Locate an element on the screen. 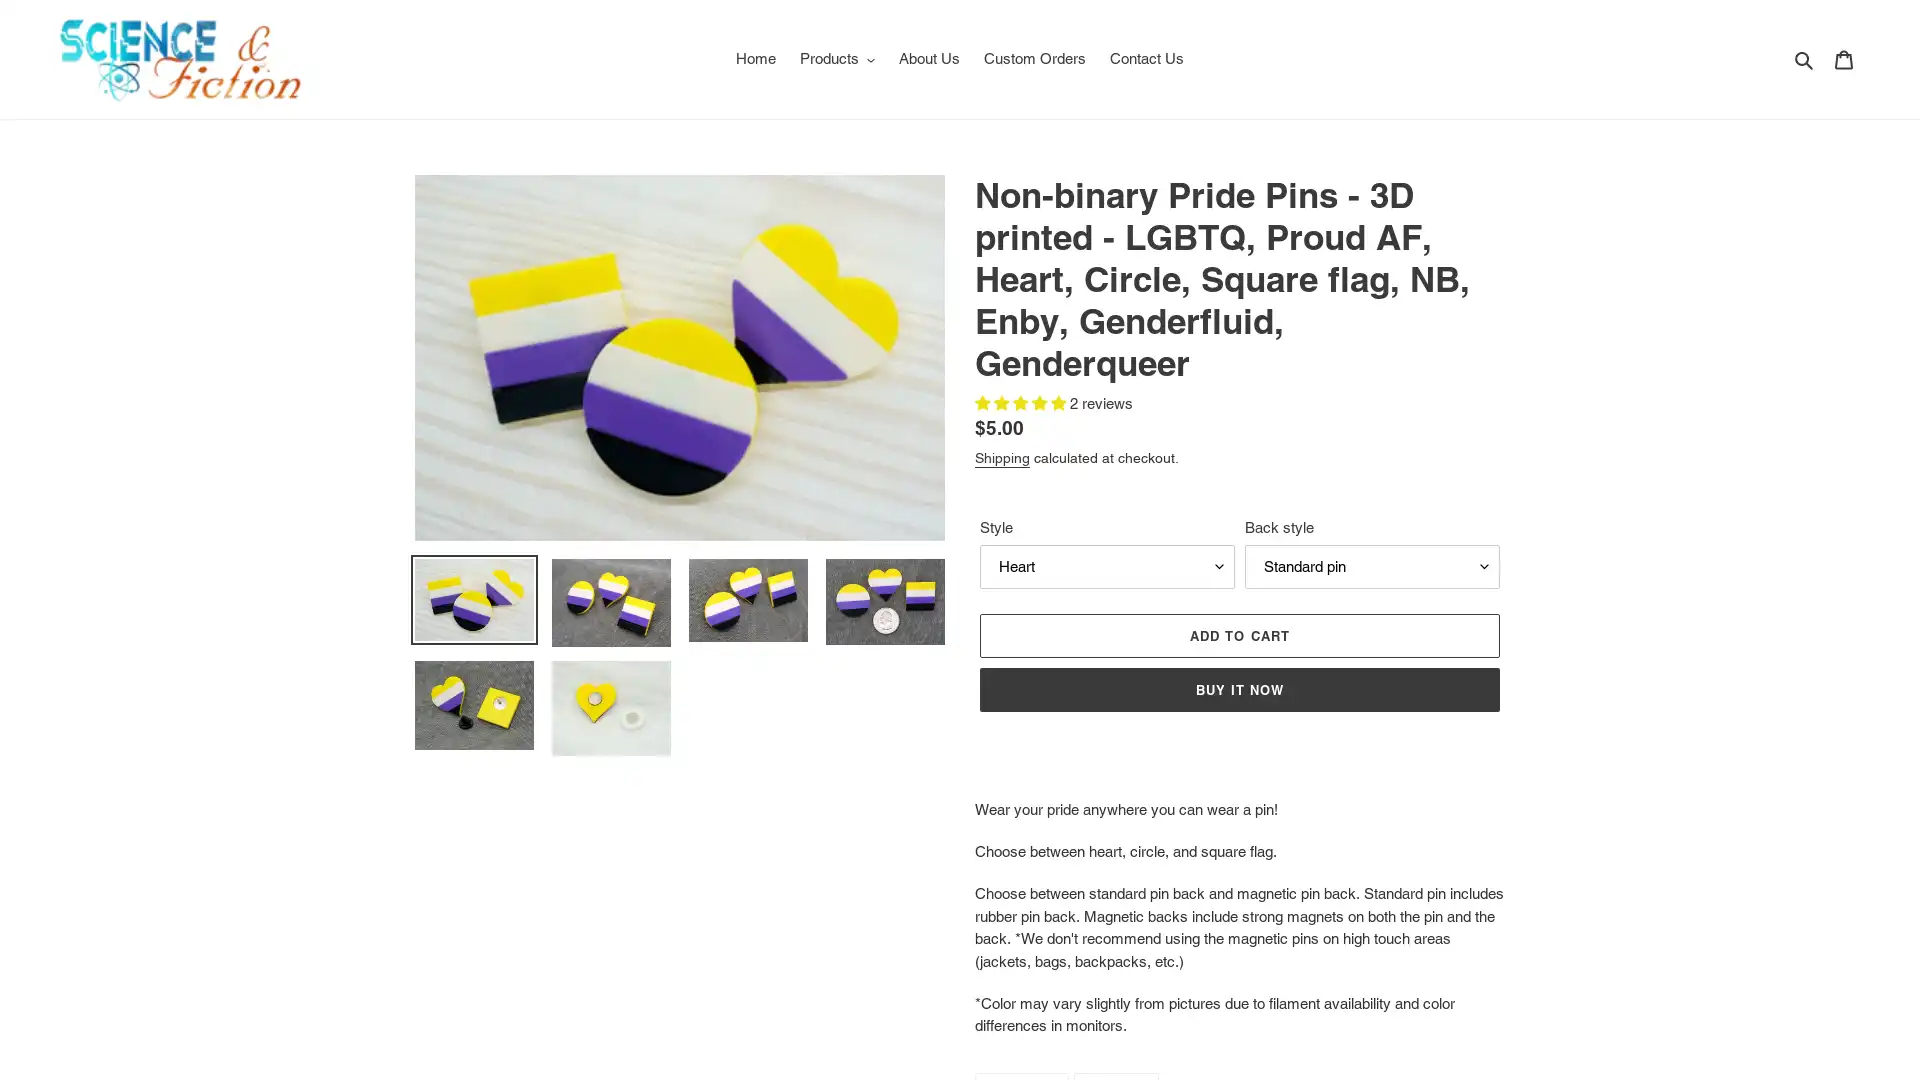  Products is located at coordinates (836, 57).